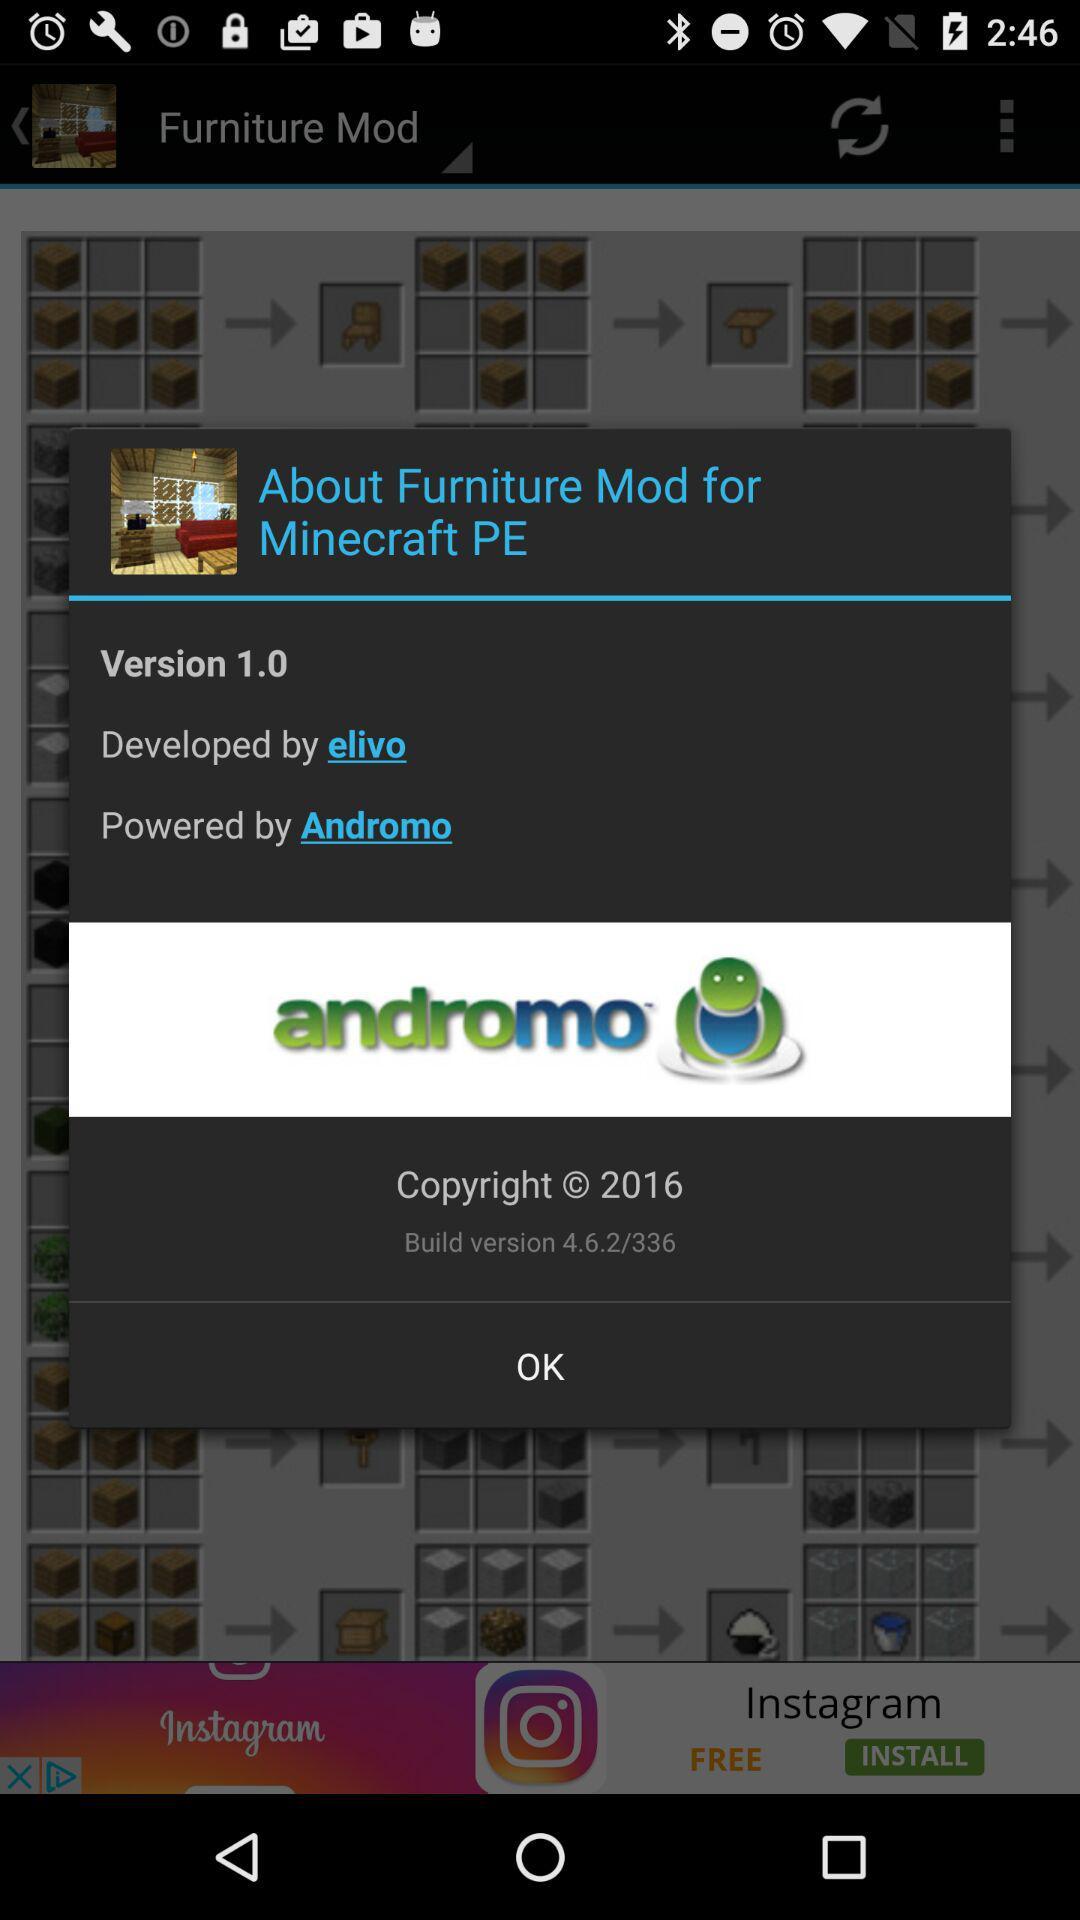 The height and width of the screenshot is (1920, 1080). What do you see at coordinates (540, 840) in the screenshot?
I see `powered by andromo icon` at bounding box center [540, 840].